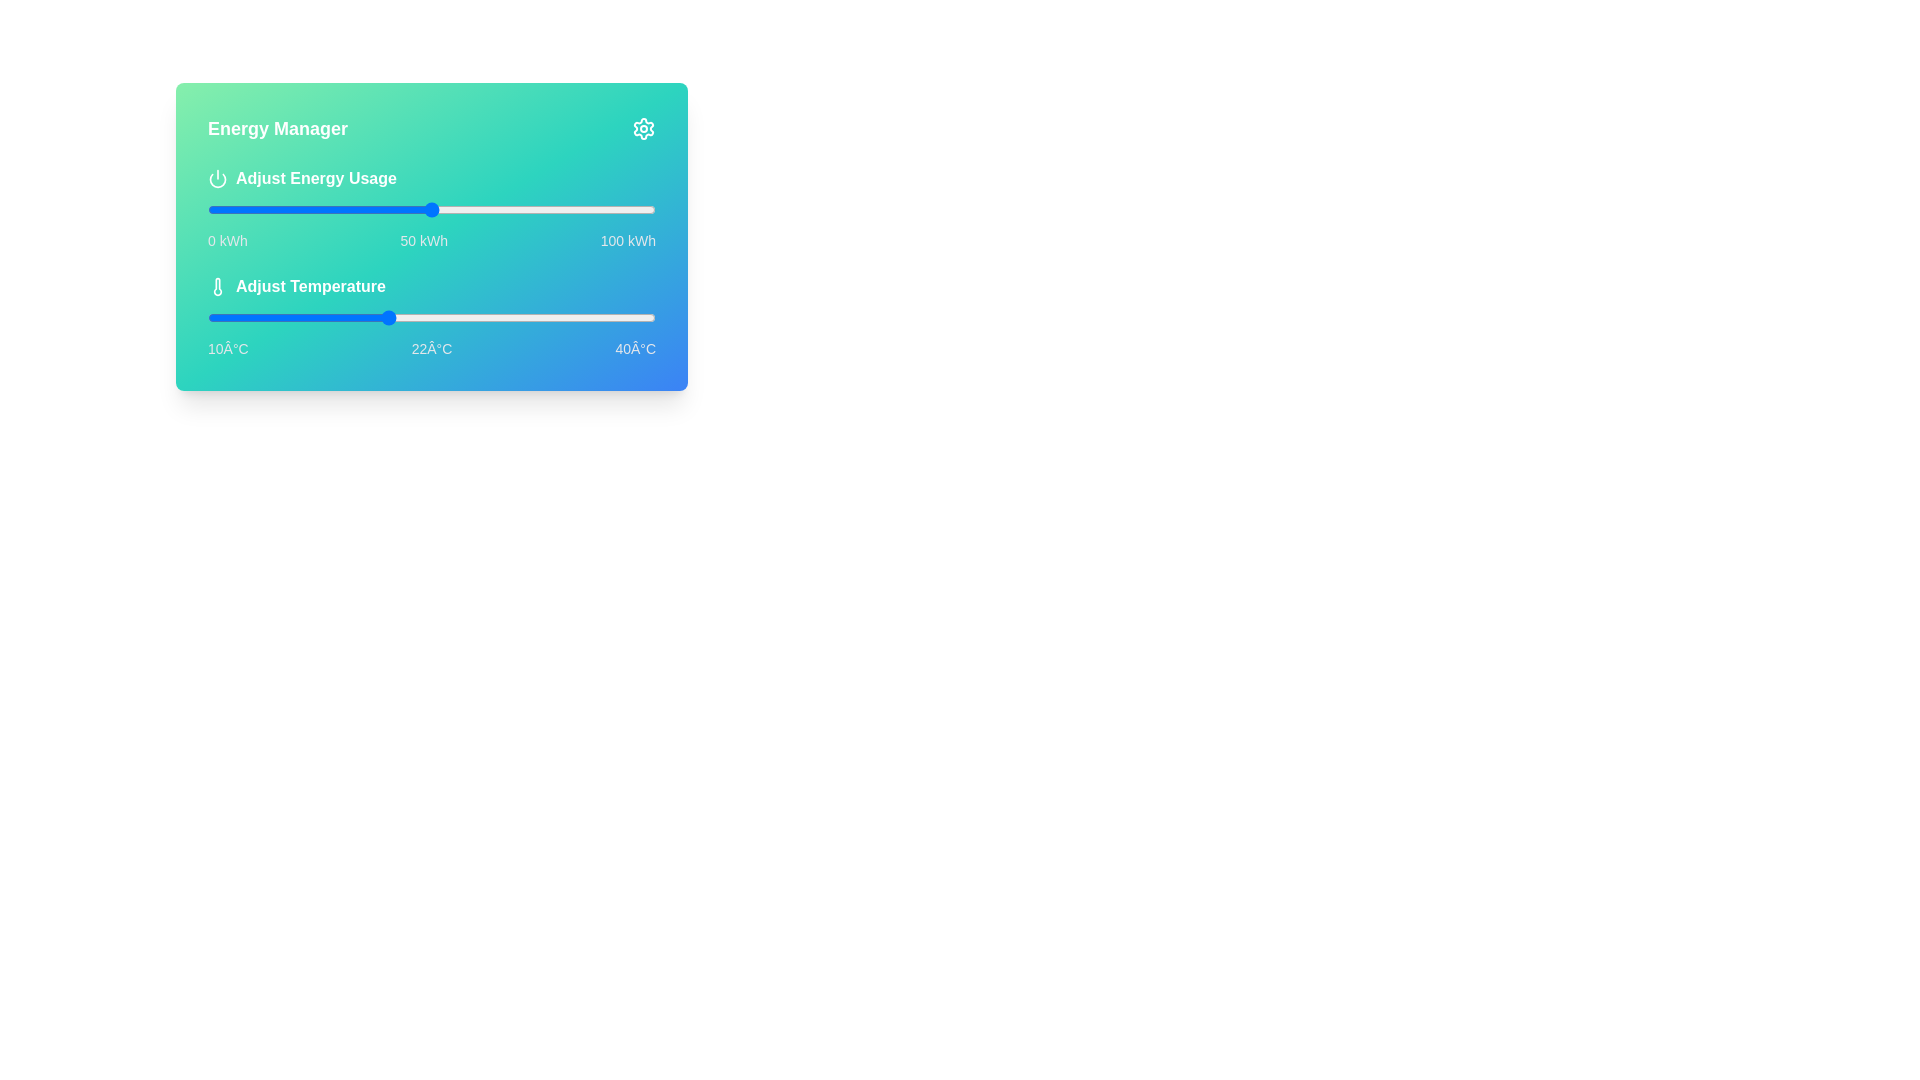 This screenshot has width=1920, height=1080. I want to click on the temperature to 17°C using the slider, so click(311, 316).